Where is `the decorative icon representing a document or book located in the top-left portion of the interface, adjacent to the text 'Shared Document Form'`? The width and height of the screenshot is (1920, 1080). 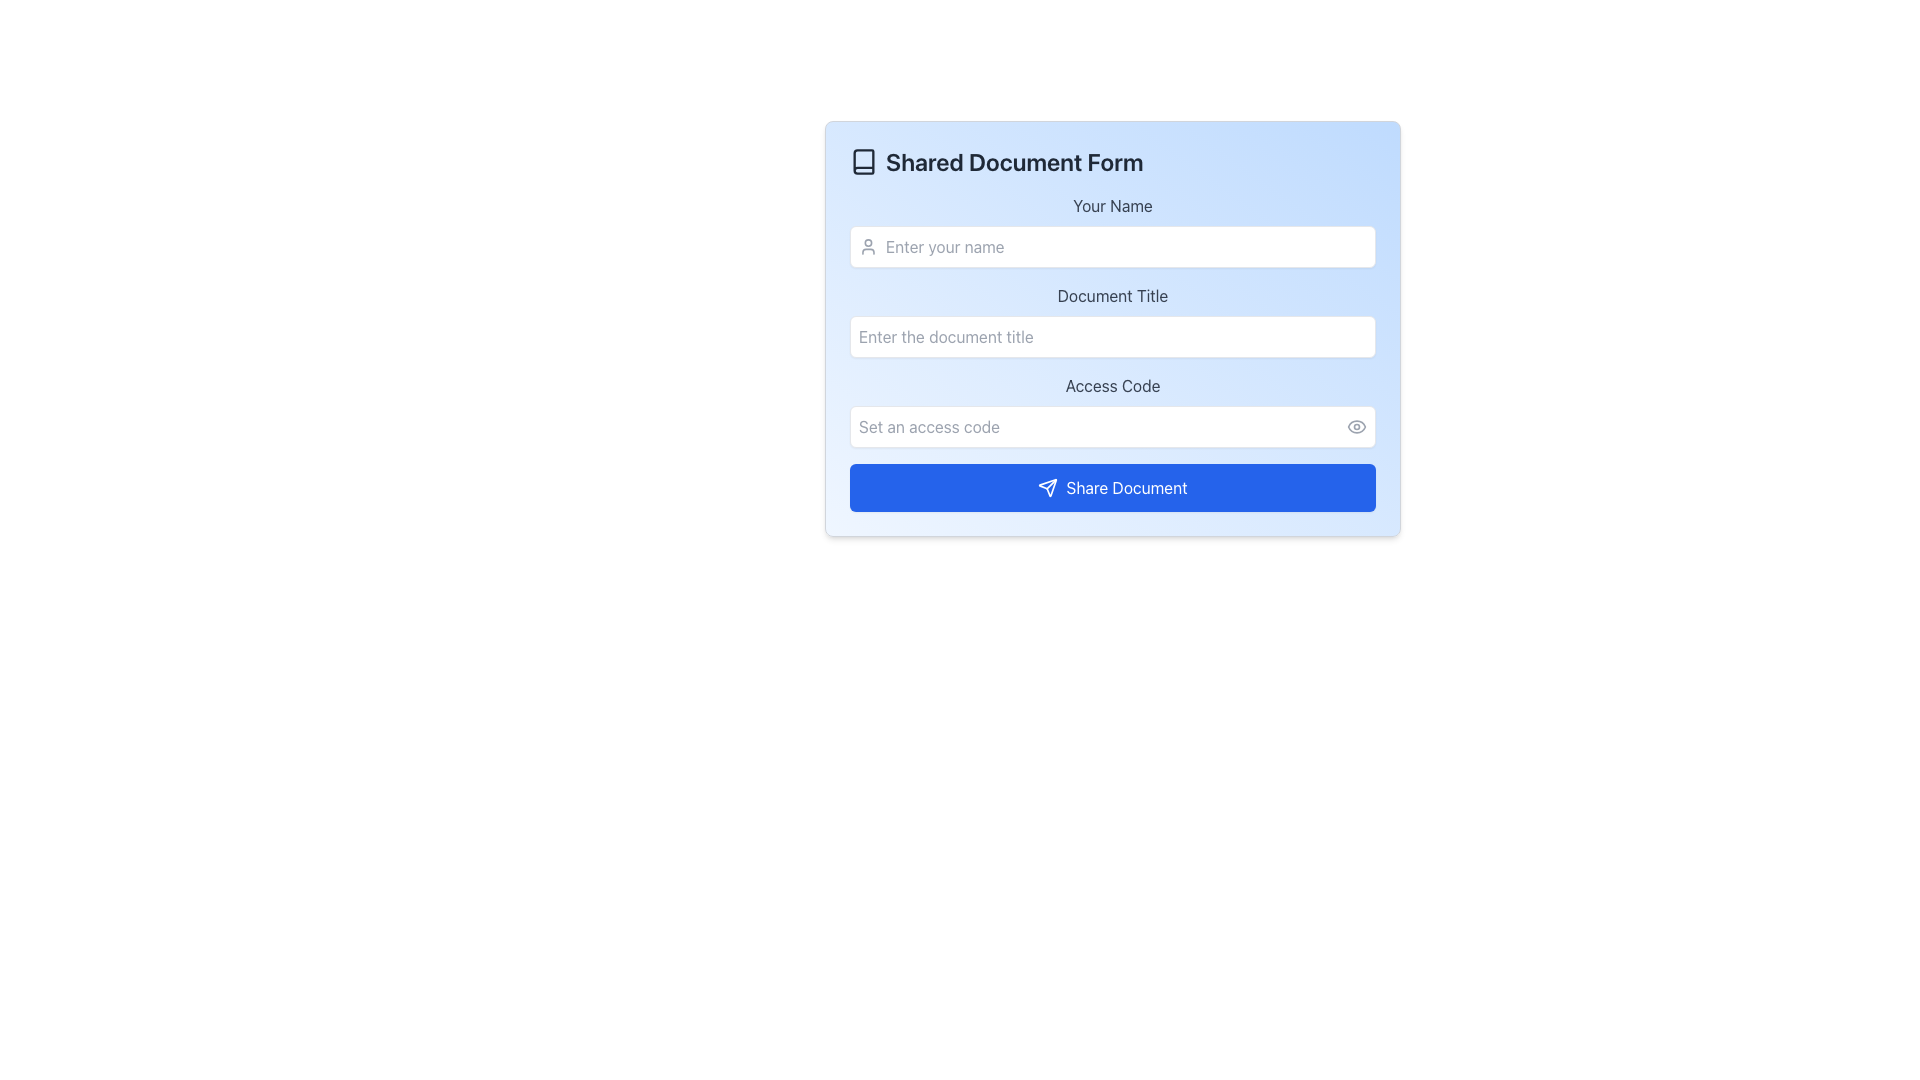
the decorative icon representing a document or book located in the top-left portion of the interface, adjacent to the text 'Shared Document Form' is located at coordinates (864, 161).